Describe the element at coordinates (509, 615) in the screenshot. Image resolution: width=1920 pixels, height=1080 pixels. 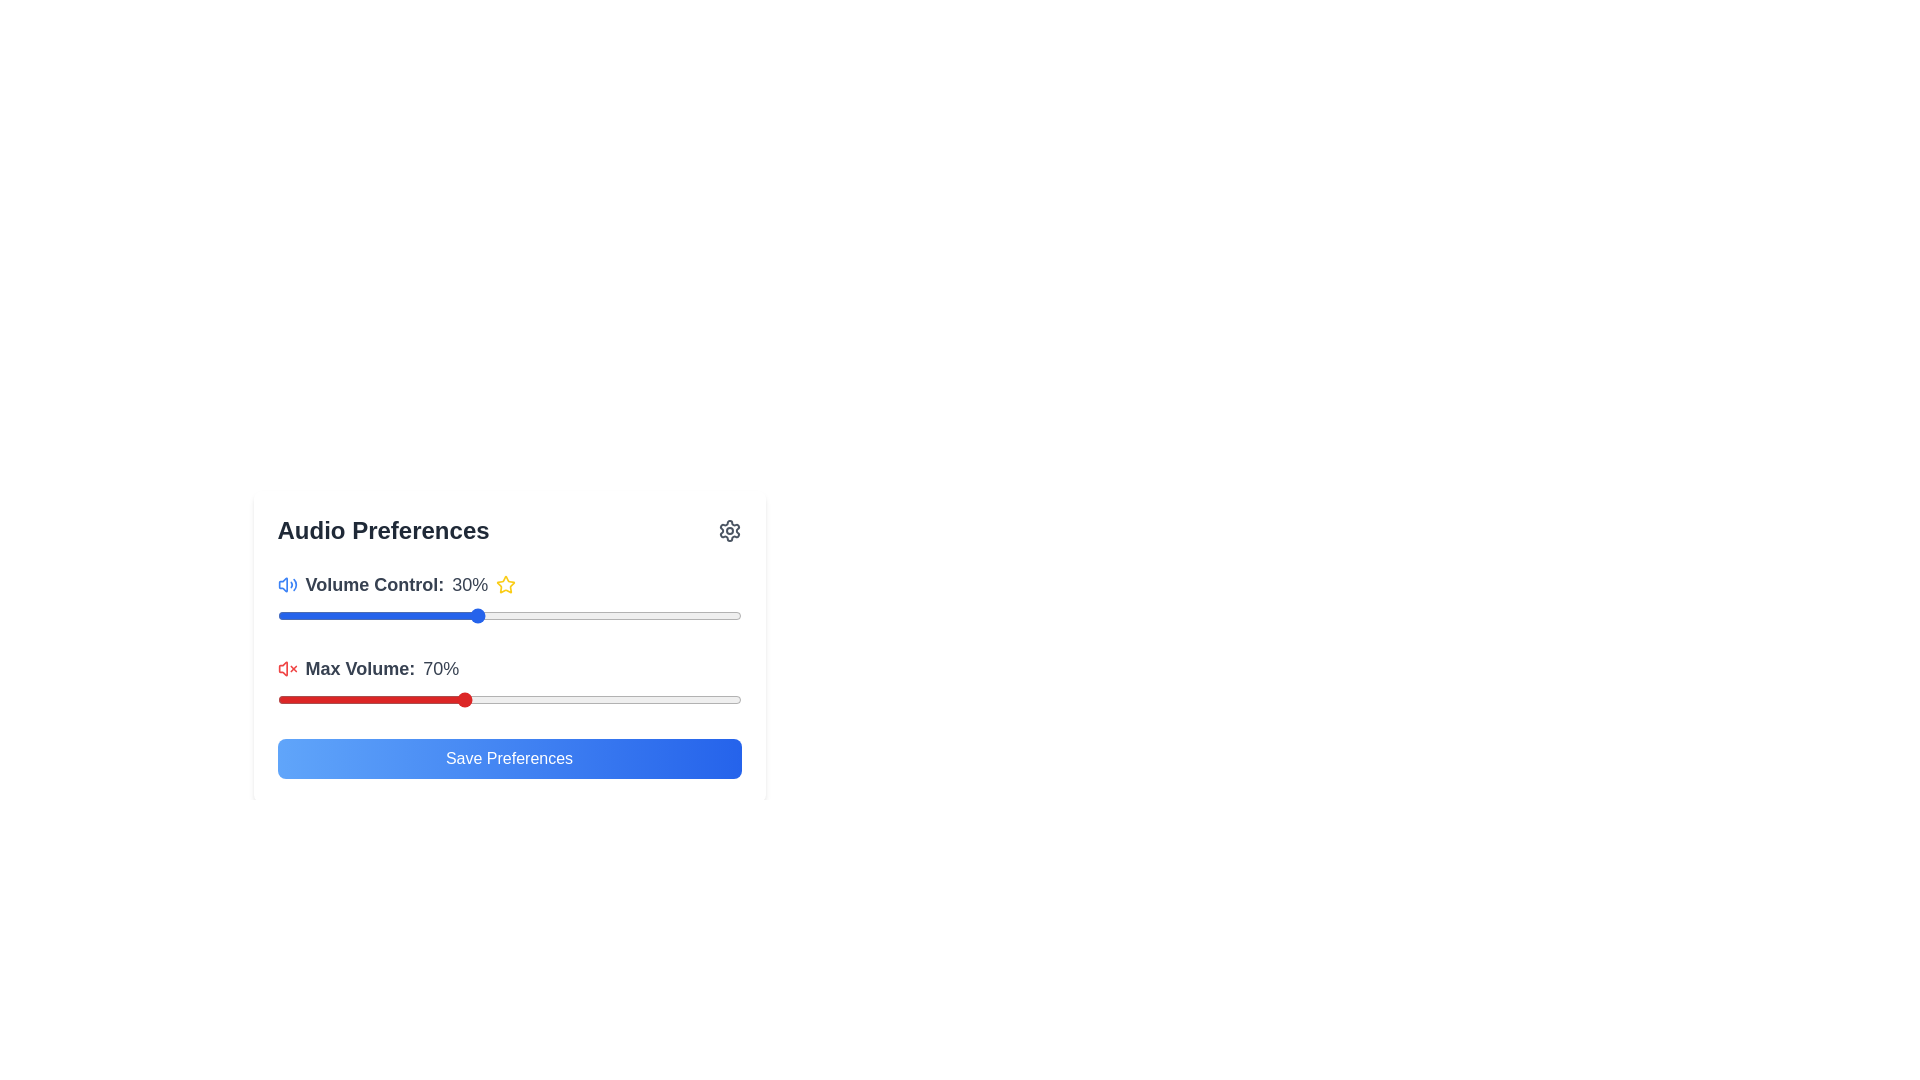
I see `the volume control slider located below the label displaying 'Volume Control: 30%' to set the value` at that location.